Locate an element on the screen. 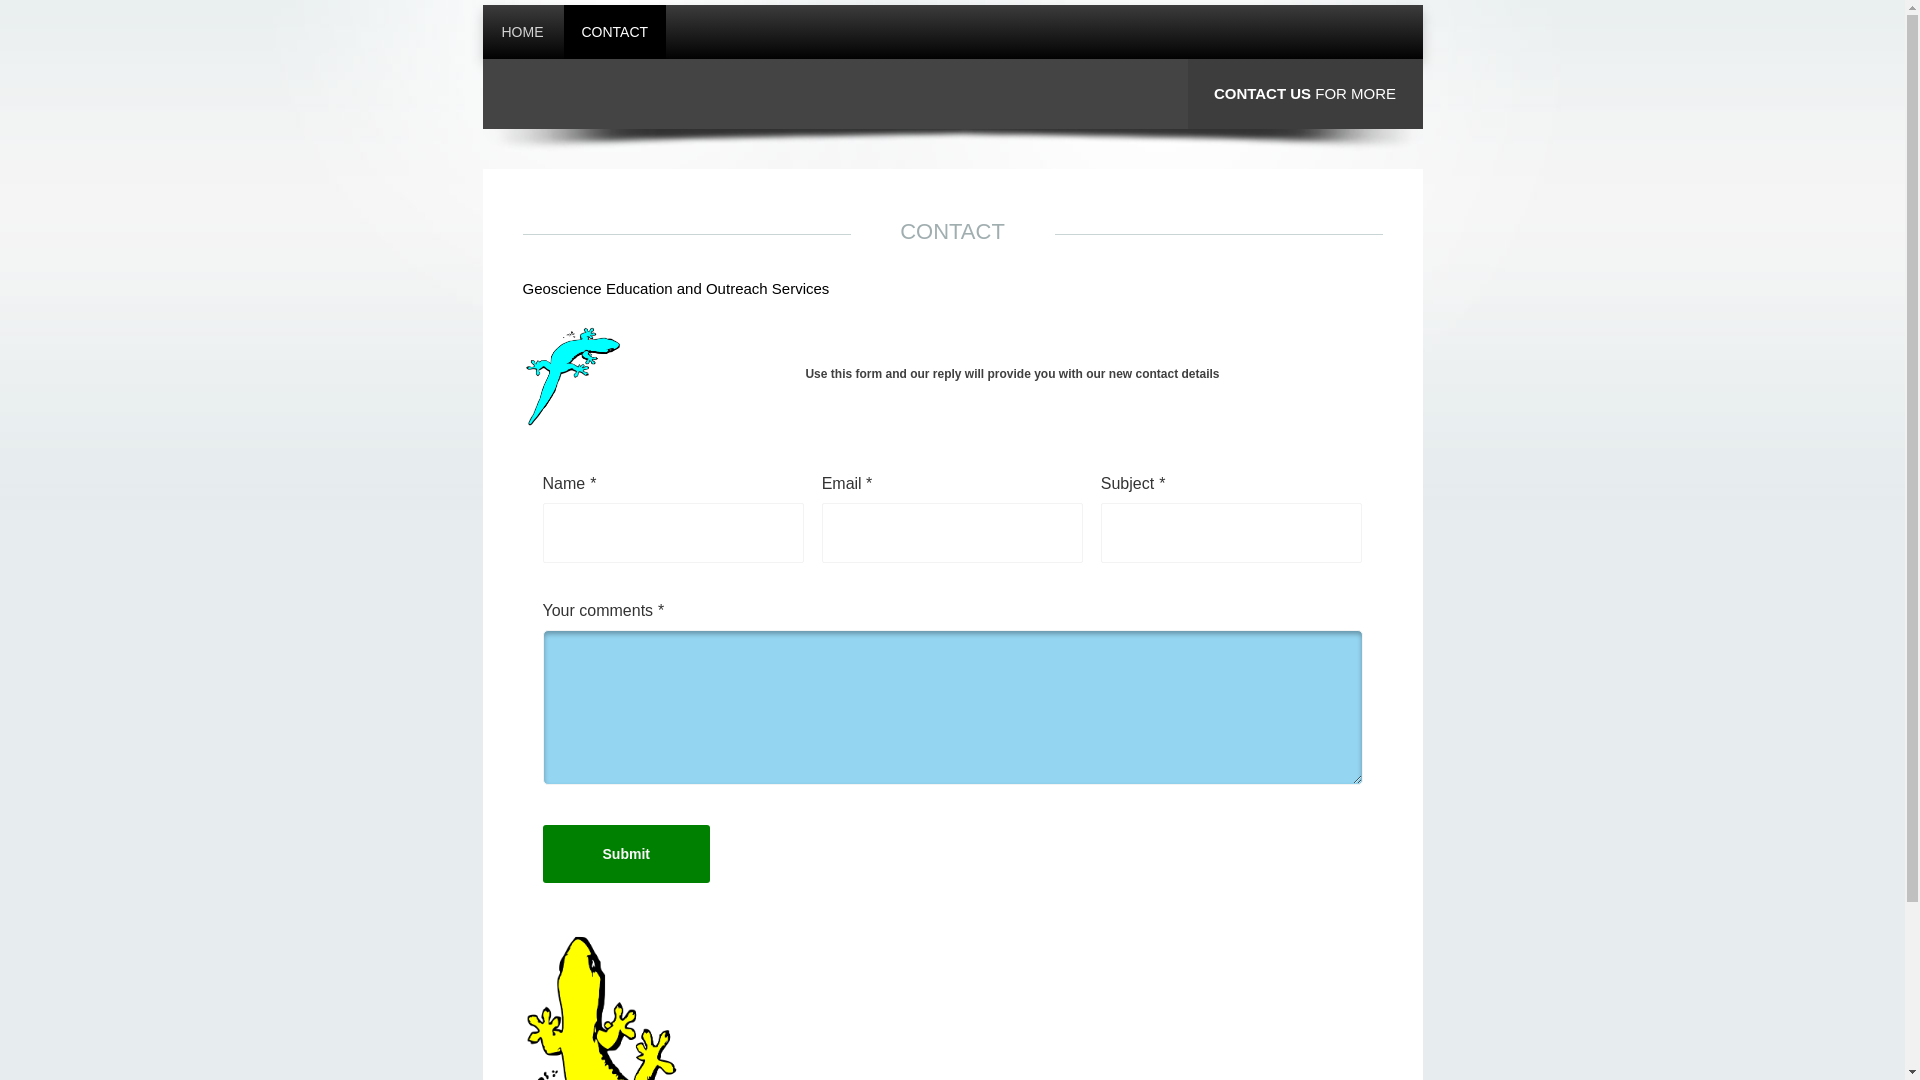 The image size is (1920, 1080). 'HOME' is located at coordinates (484, 31).